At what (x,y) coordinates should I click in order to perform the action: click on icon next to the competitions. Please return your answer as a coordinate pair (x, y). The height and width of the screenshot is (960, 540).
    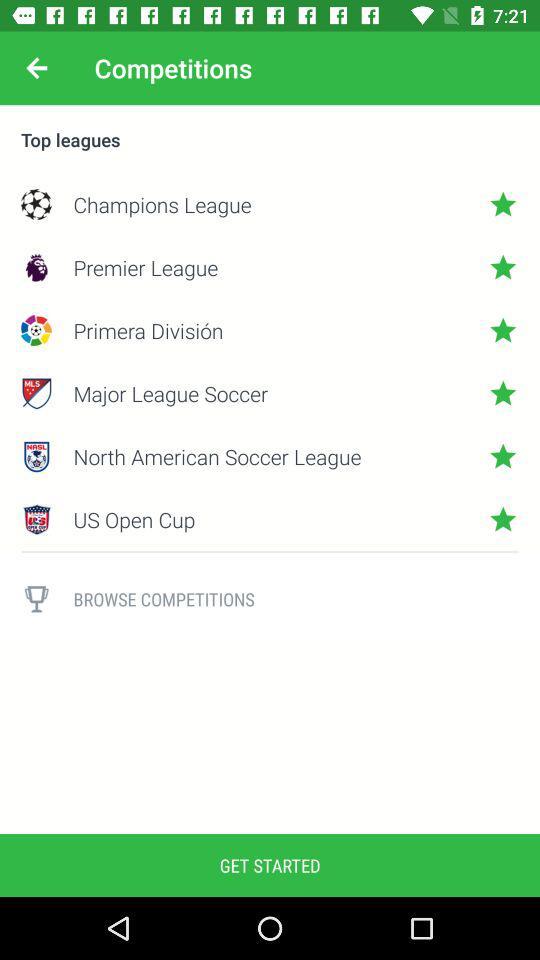
    Looking at the image, I should click on (36, 68).